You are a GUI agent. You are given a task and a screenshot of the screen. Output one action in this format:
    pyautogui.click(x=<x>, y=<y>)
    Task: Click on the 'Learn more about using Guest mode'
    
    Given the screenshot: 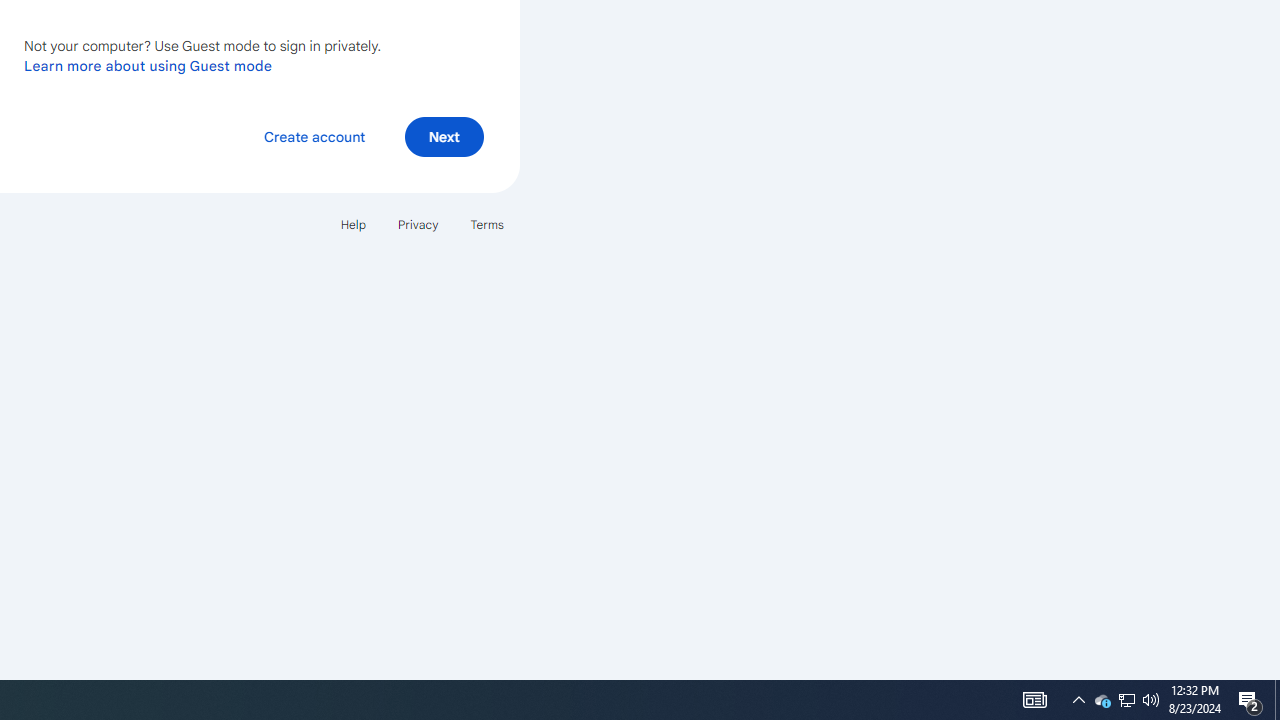 What is the action you would take?
    pyautogui.click(x=147, y=64)
    